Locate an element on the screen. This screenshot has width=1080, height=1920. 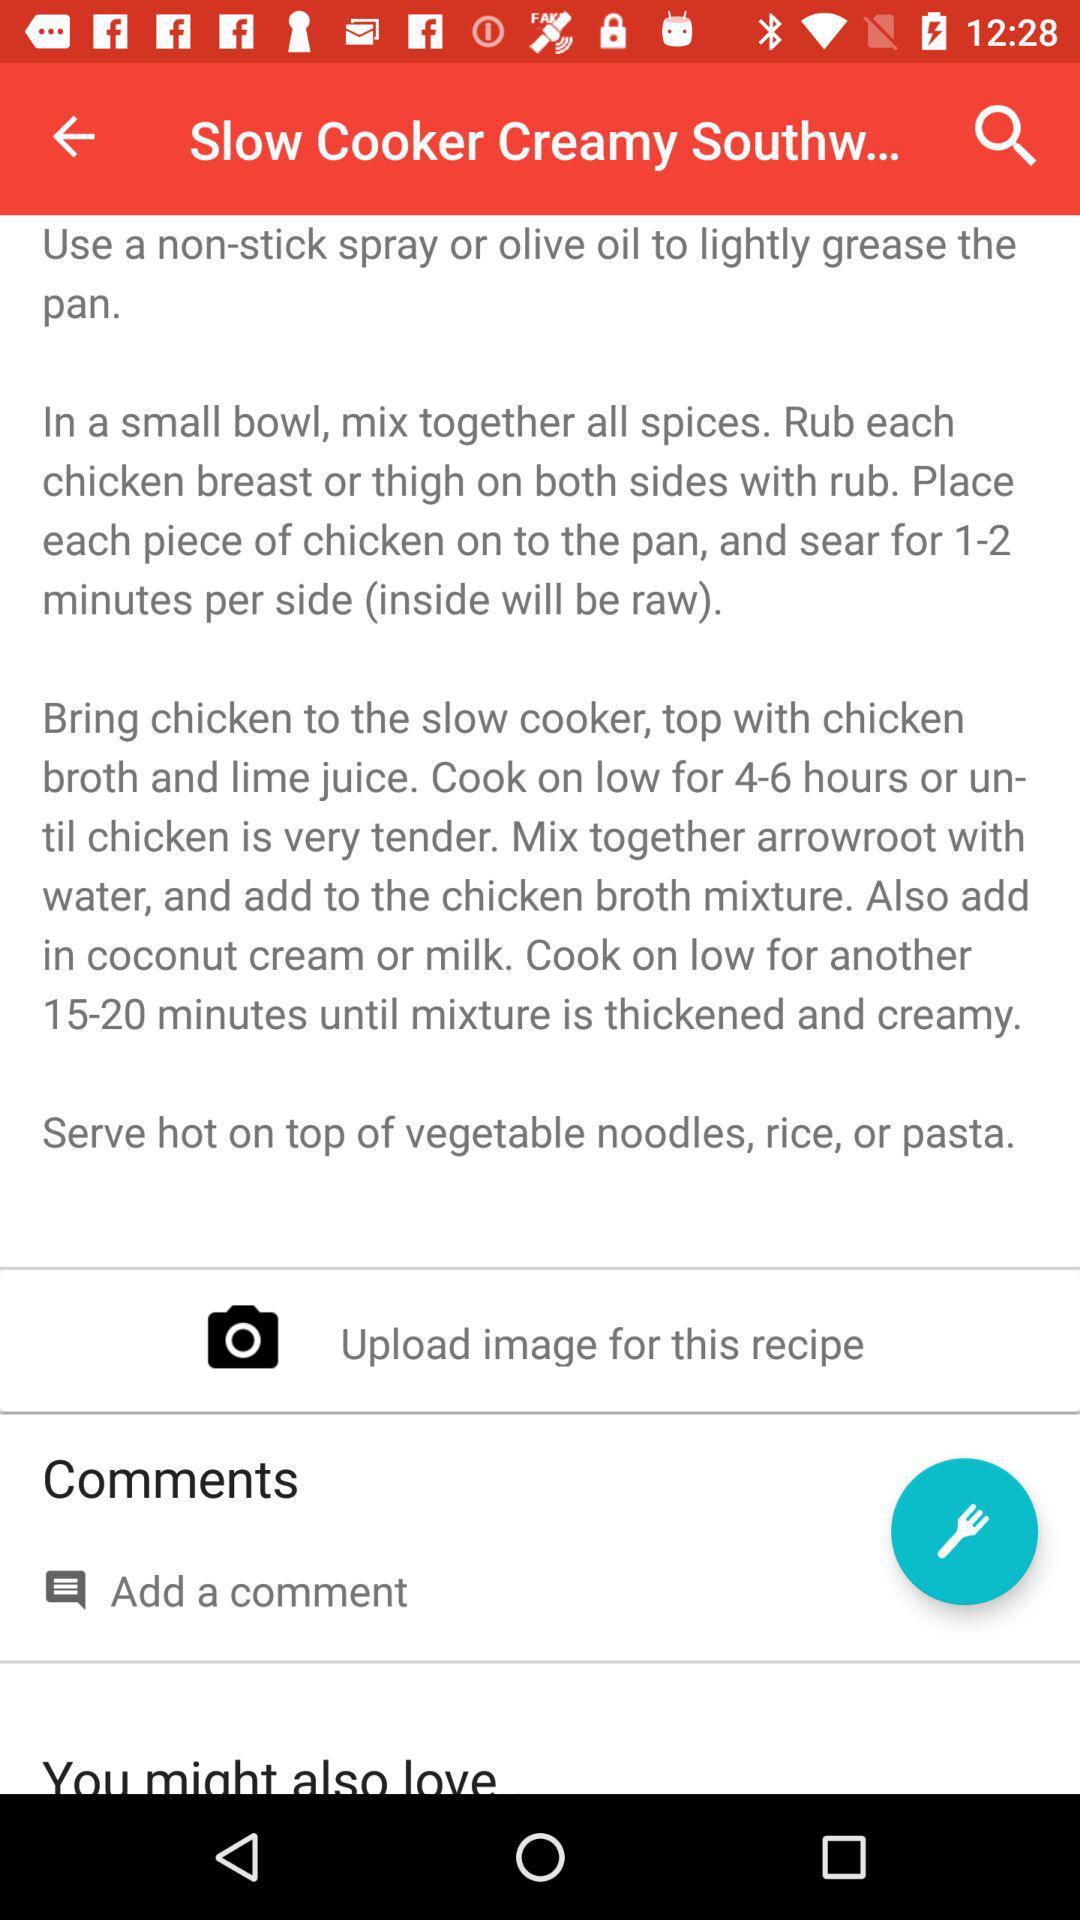
icon above the begin by heating is located at coordinates (1006, 135).